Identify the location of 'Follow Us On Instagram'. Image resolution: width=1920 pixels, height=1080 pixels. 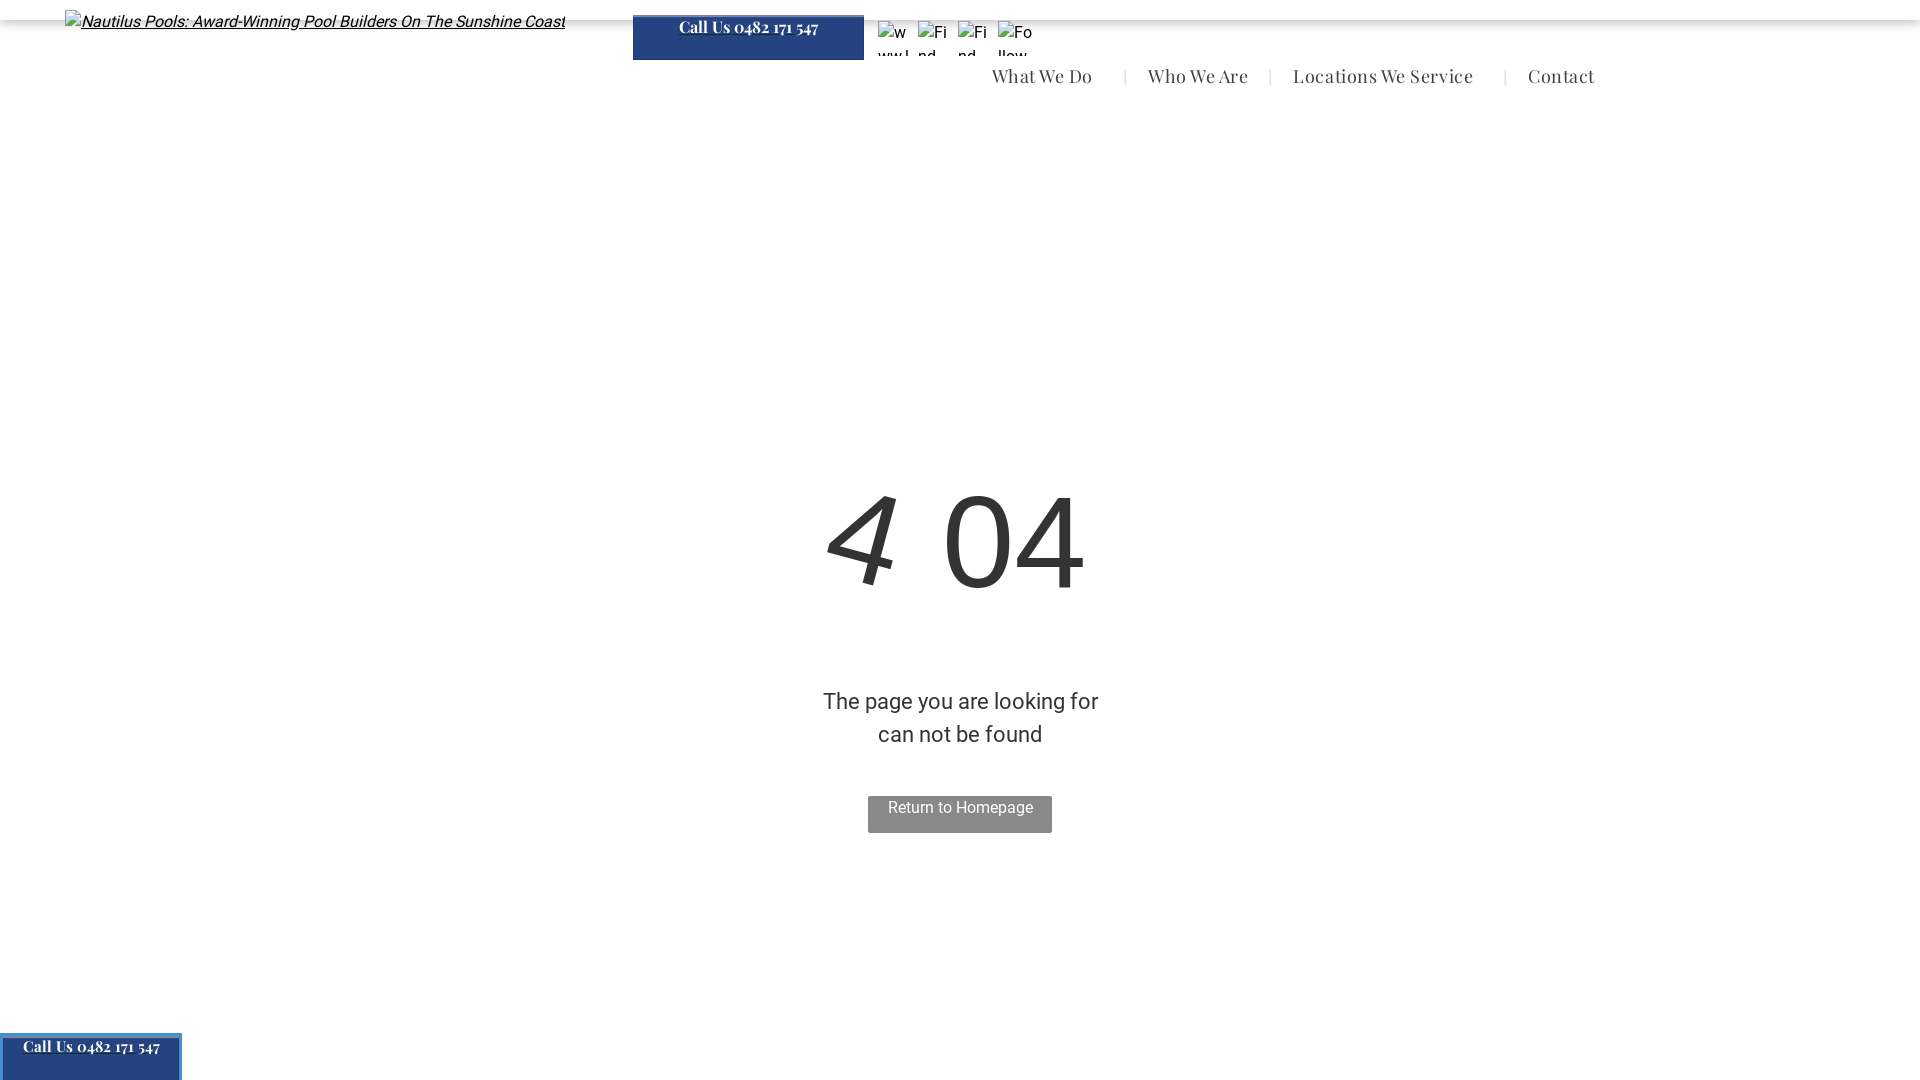
(1015, 38).